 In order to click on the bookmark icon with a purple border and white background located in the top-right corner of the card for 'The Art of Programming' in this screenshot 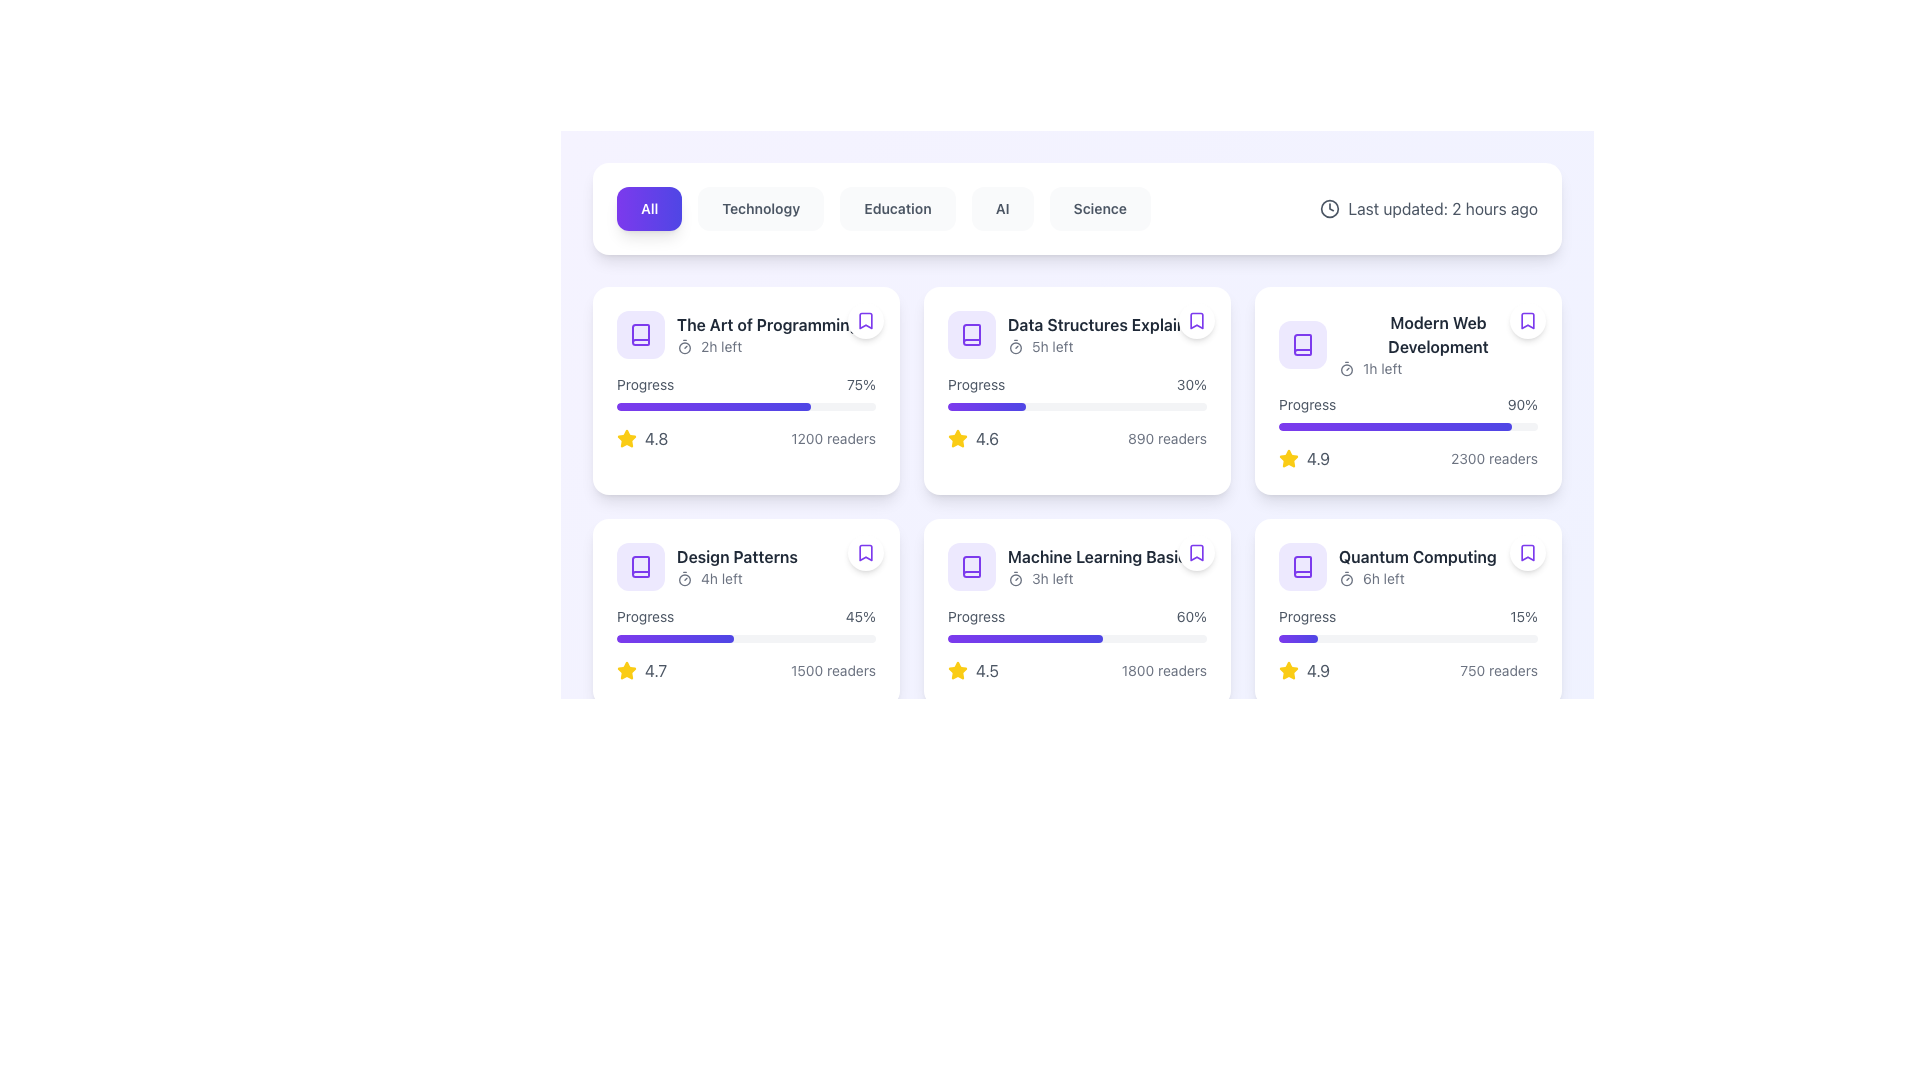, I will do `click(865, 319)`.